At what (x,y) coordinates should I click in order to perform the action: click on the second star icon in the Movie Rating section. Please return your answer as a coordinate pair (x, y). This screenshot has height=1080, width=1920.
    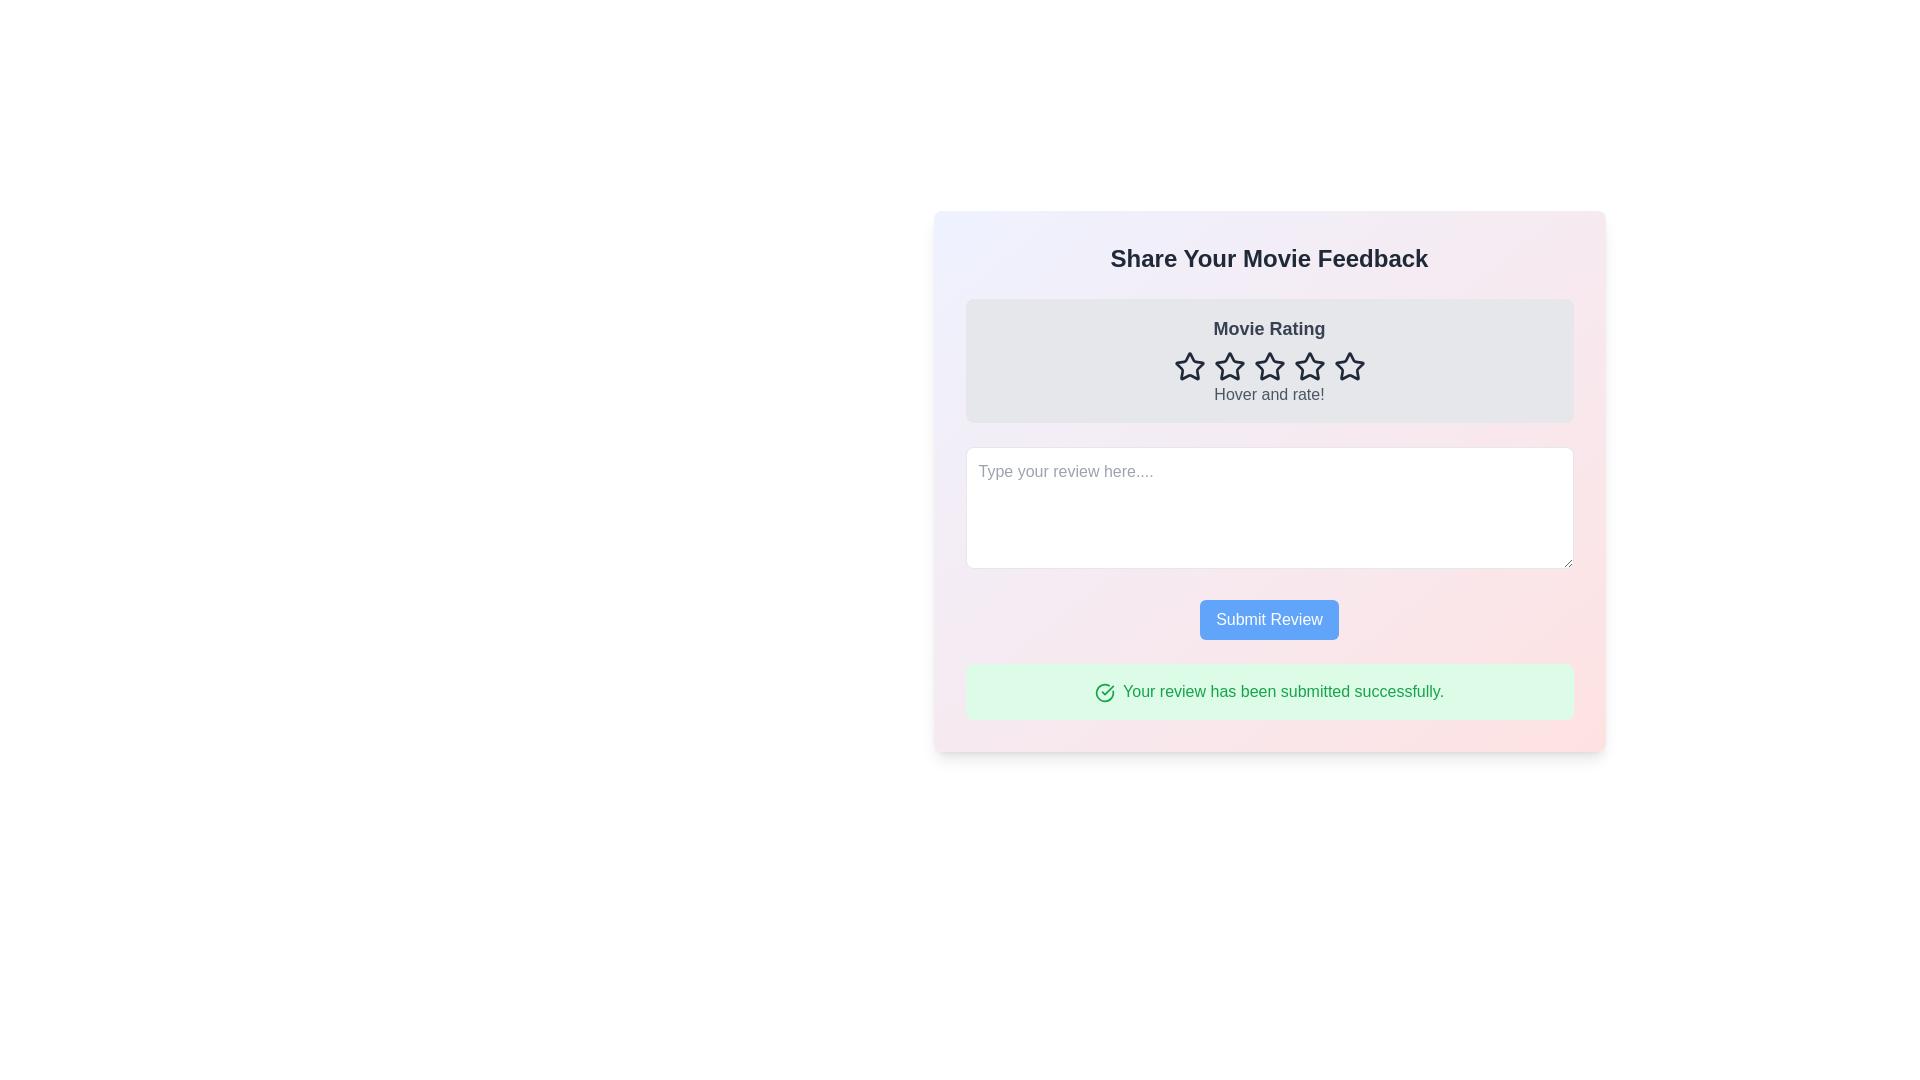
    Looking at the image, I should click on (1228, 366).